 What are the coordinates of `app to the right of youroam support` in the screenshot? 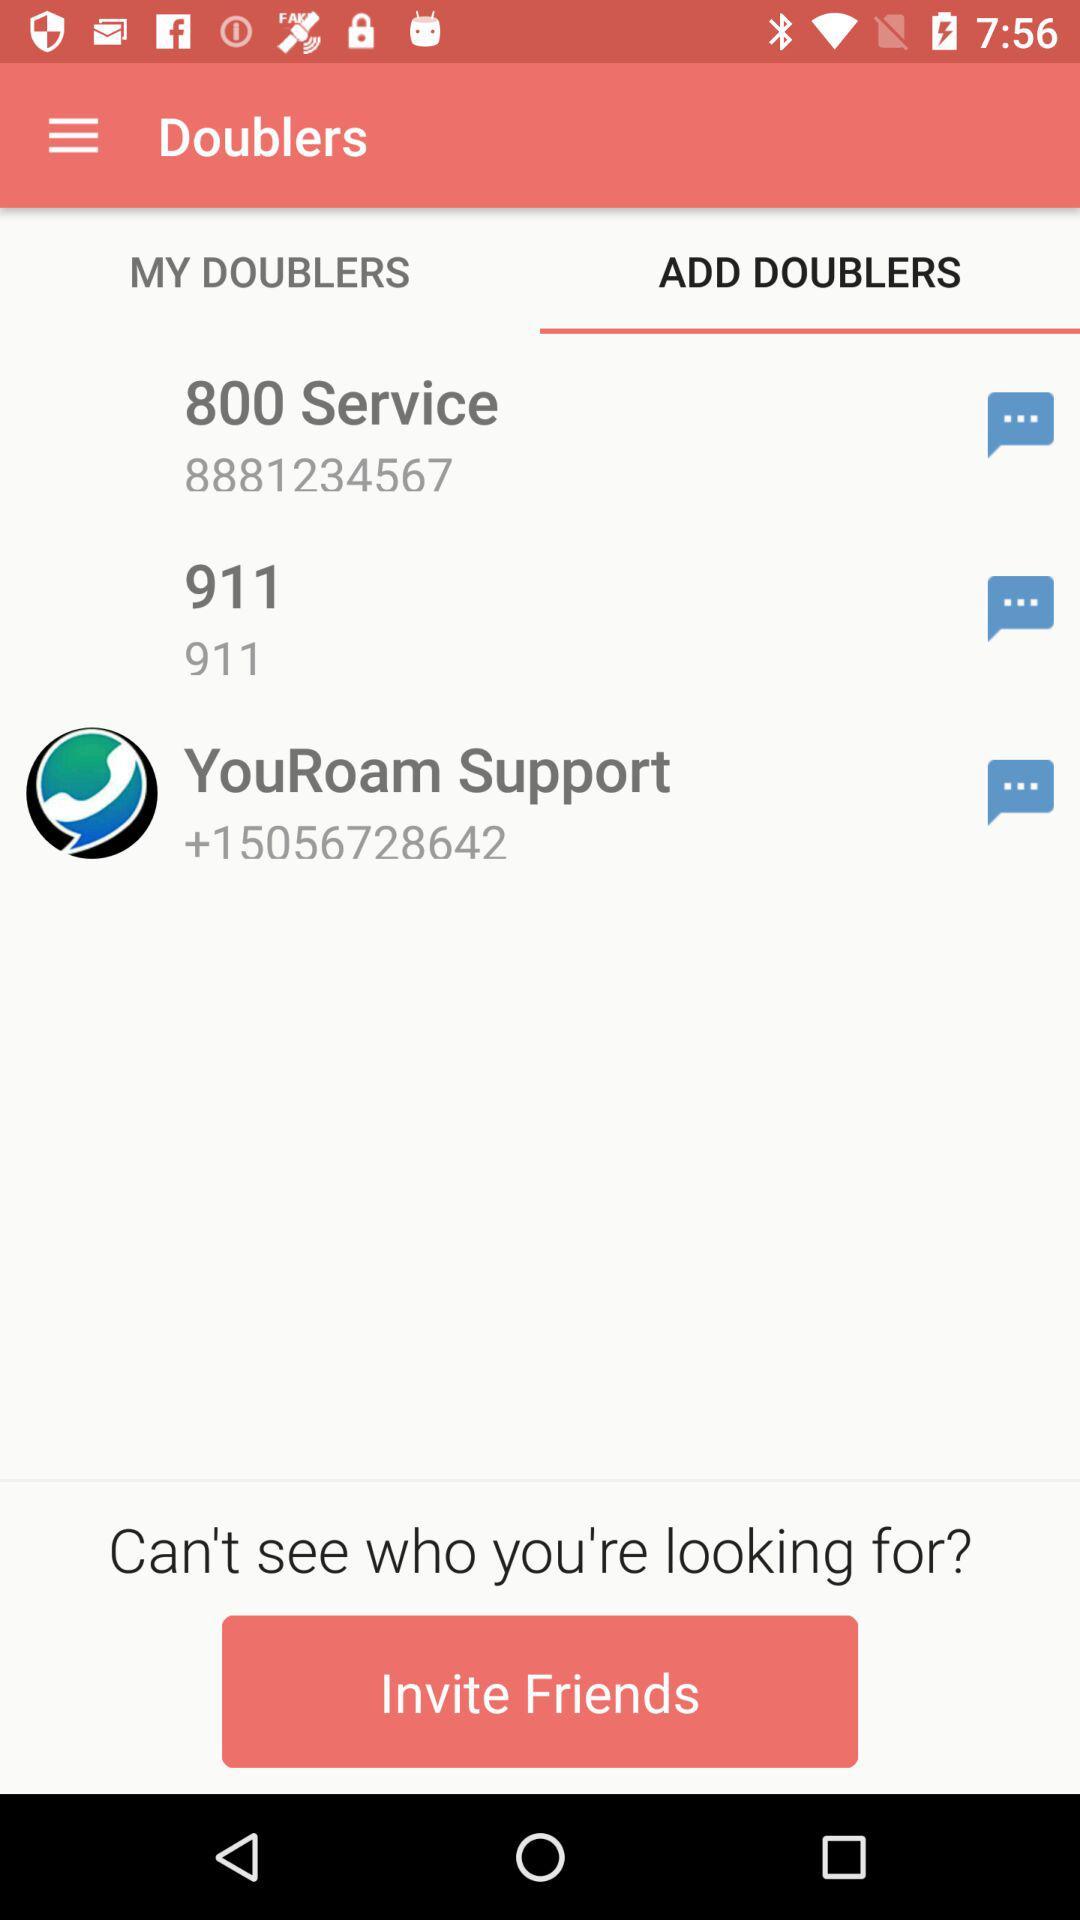 It's located at (1020, 791).